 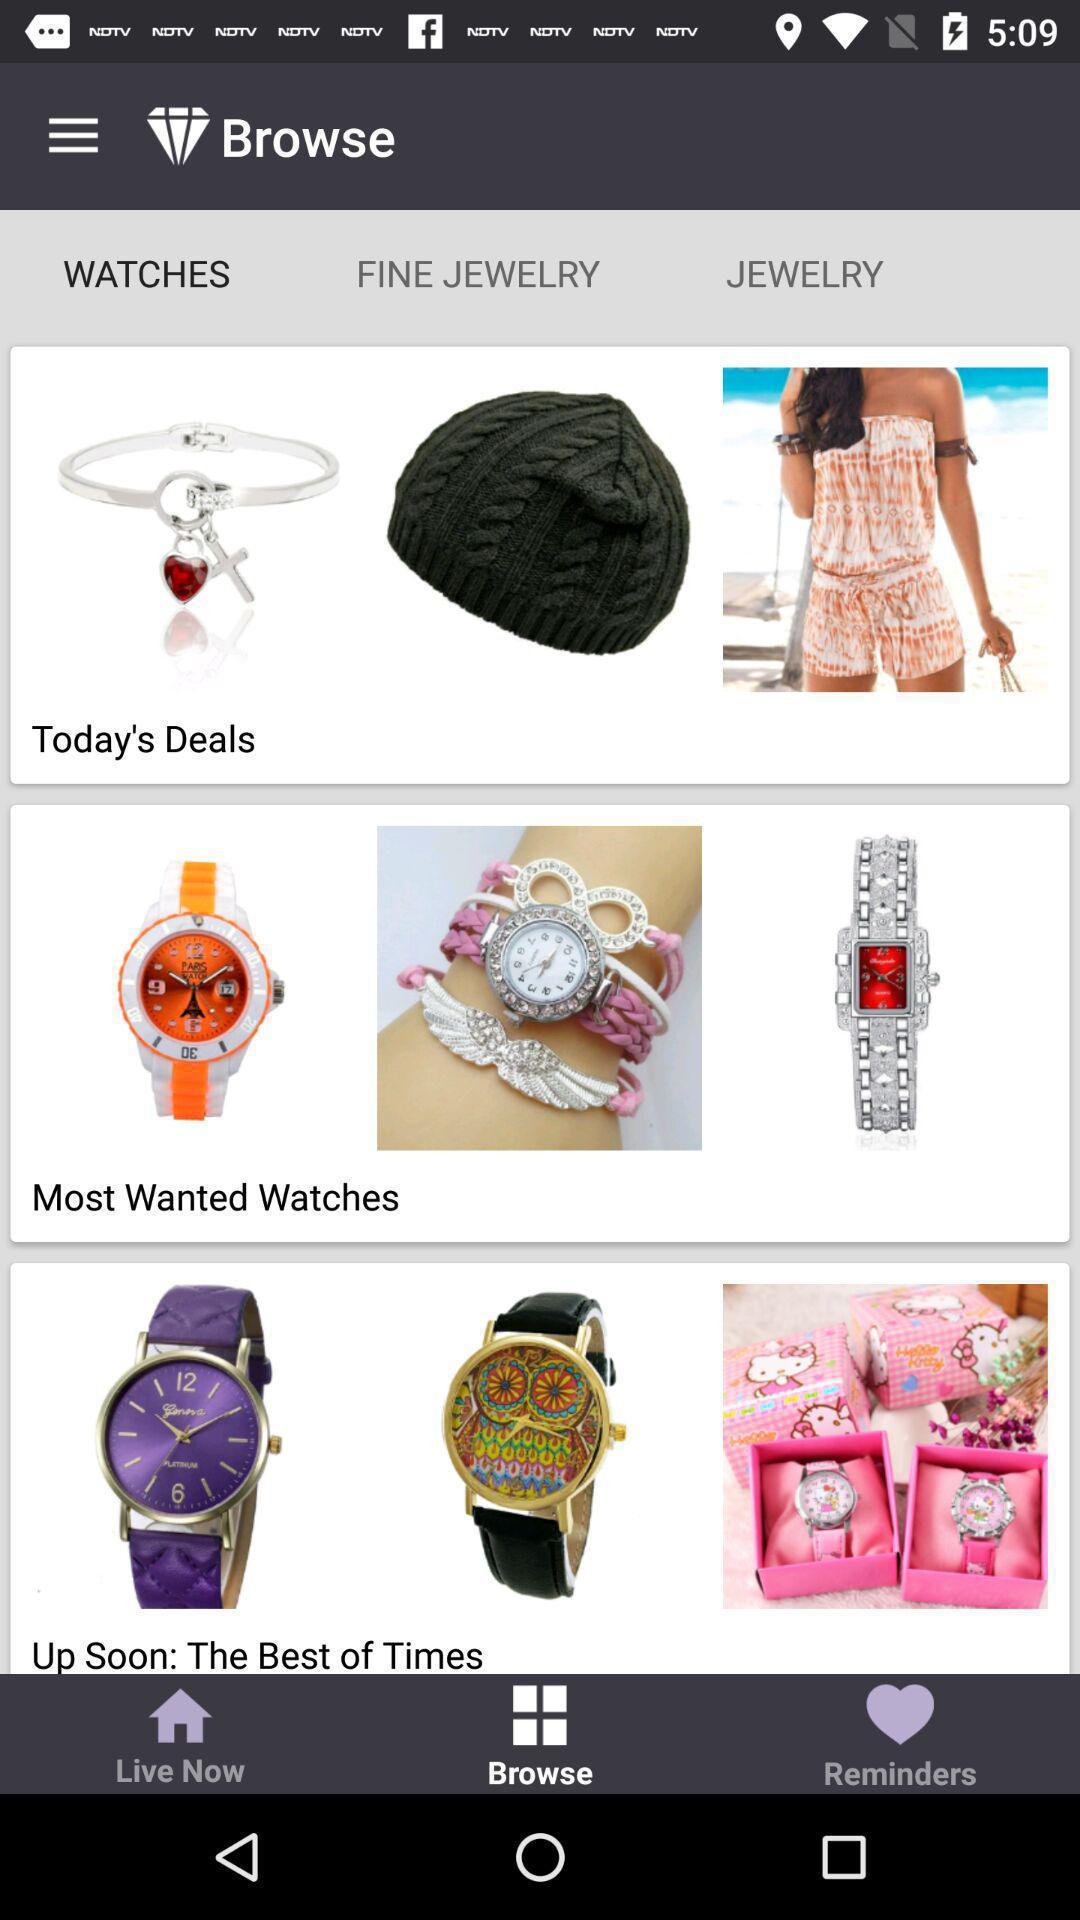 What do you see at coordinates (898, 1738) in the screenshot?
I see `icon next to browse icon` at bounding box center [898, 1738].